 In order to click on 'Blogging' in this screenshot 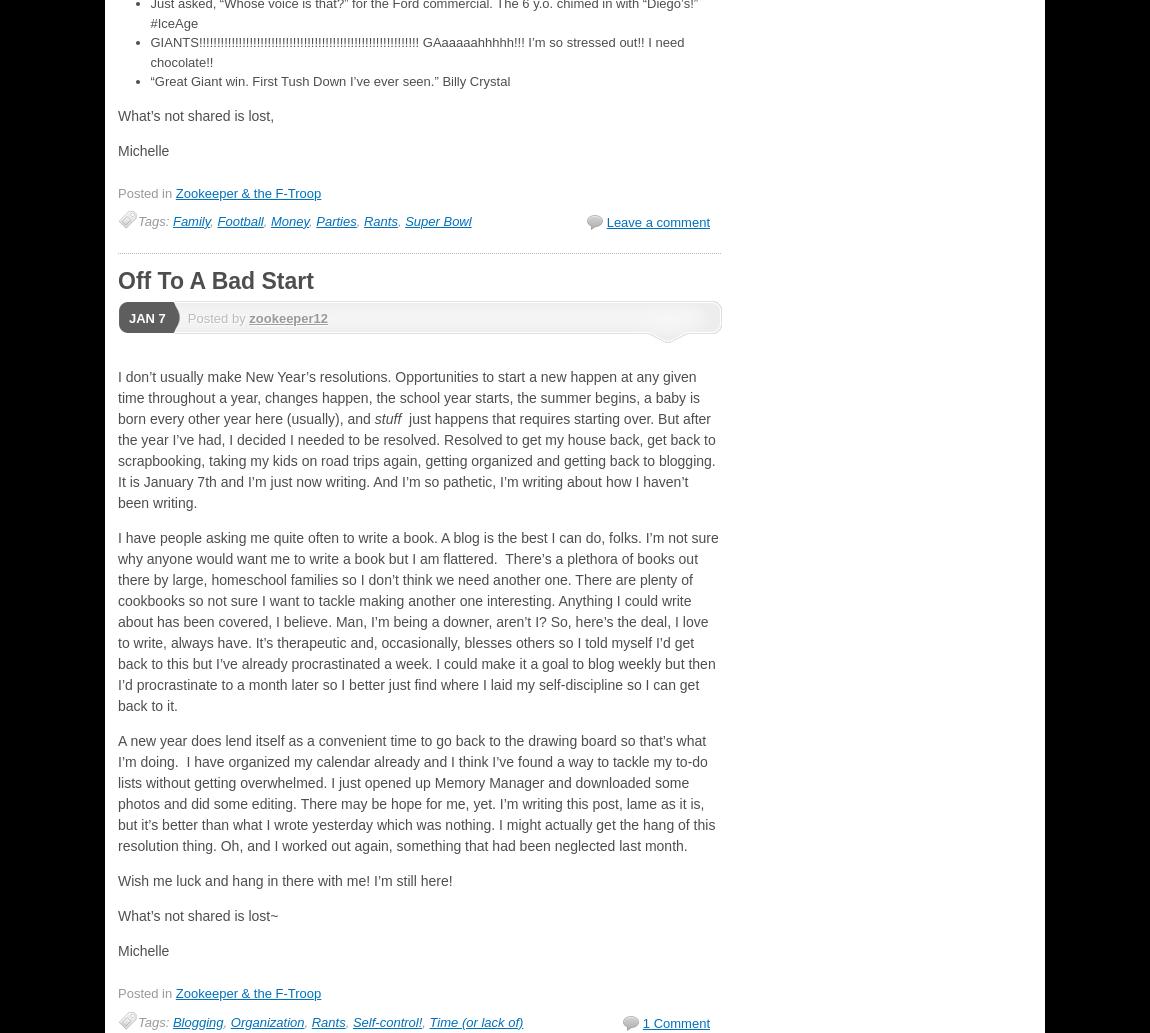, I will do `click(196, 1020)`.